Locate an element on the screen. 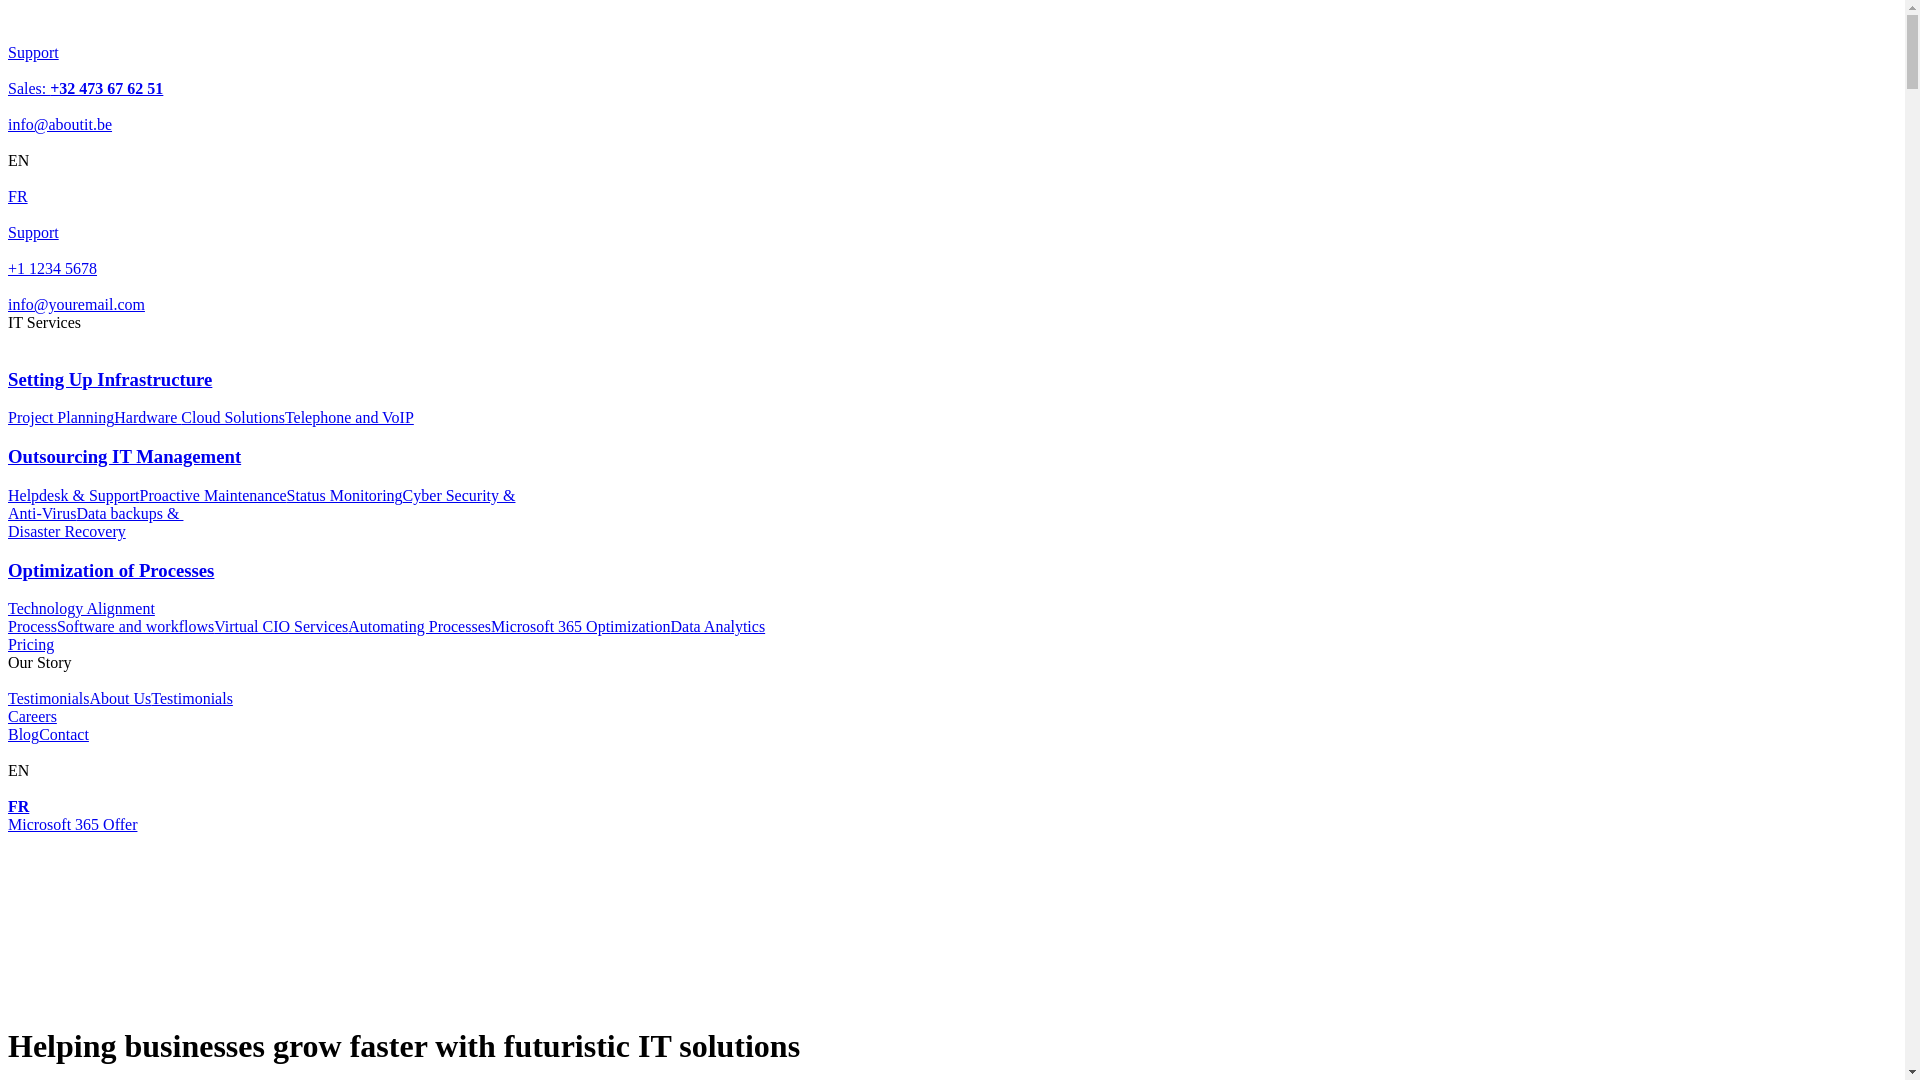  'Cyber Security & is located at coordinates (260, 503).